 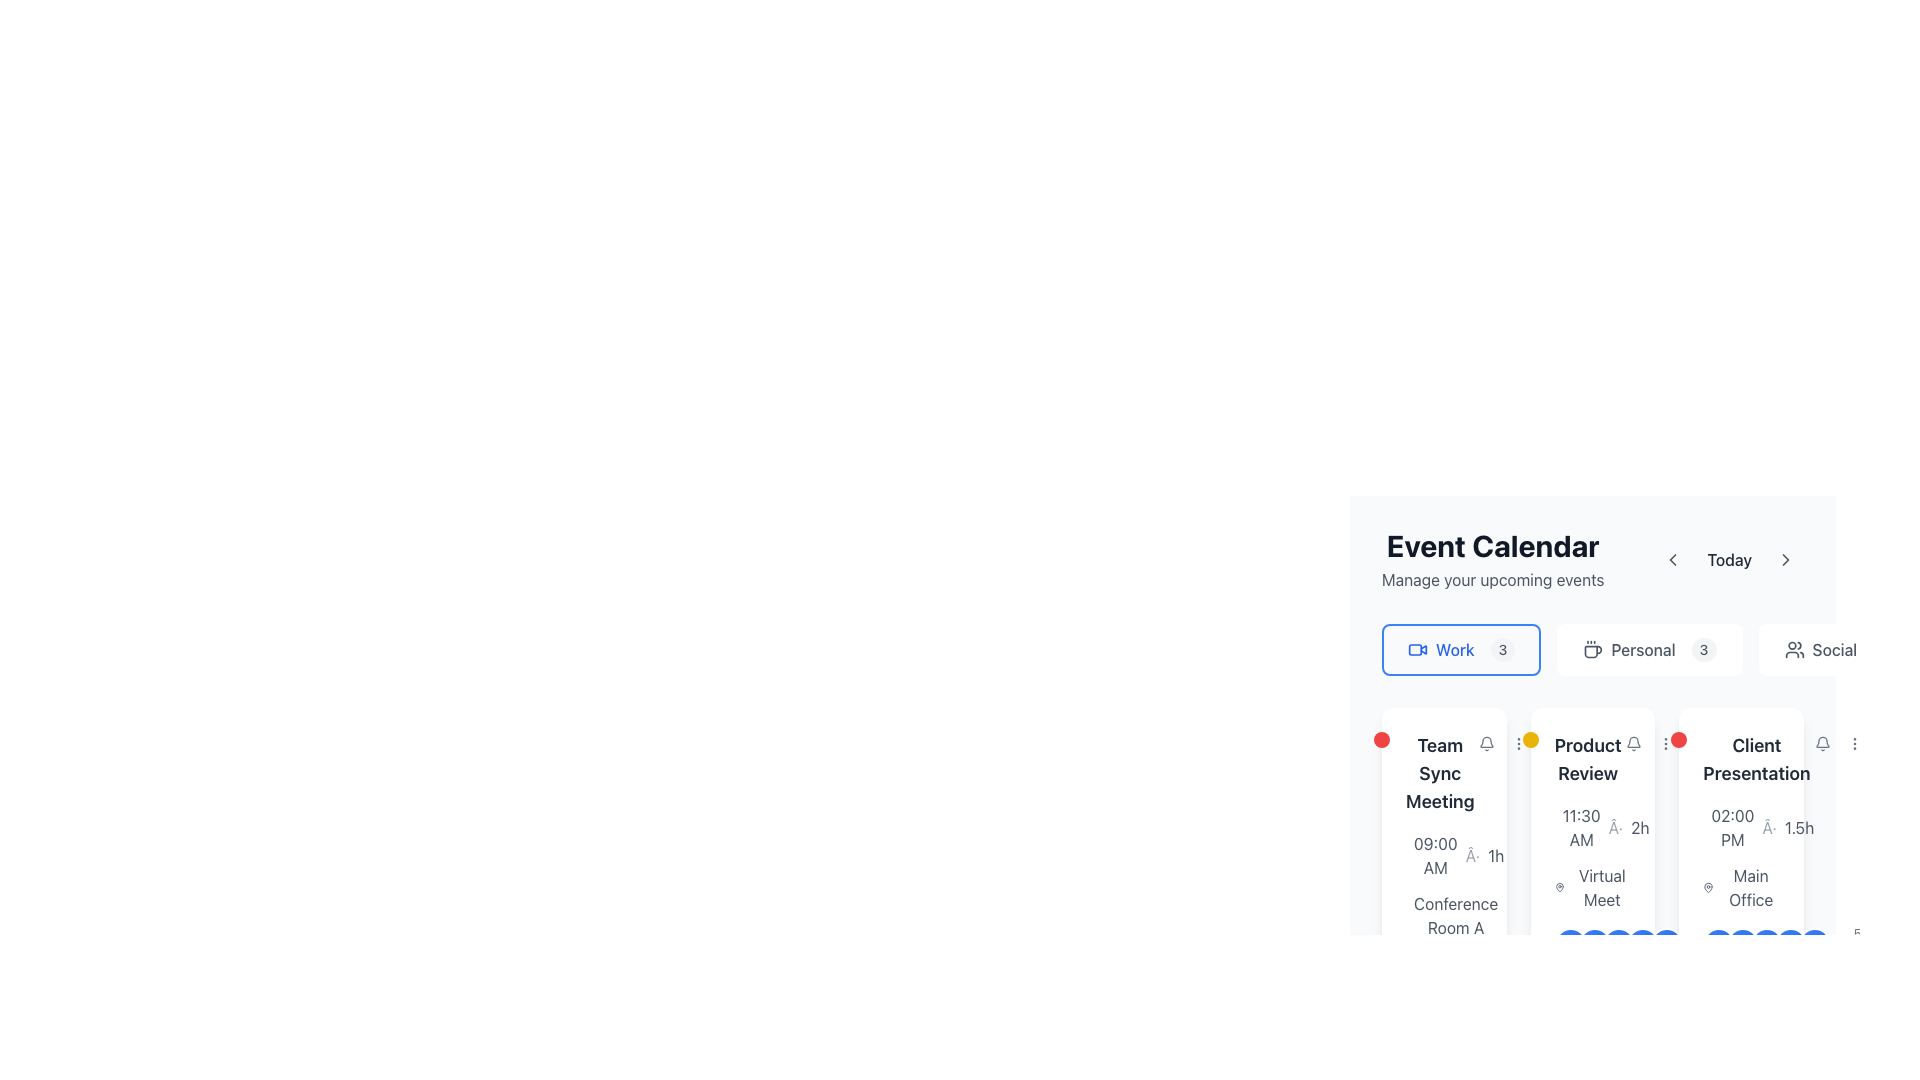 I want to click on the first circular button with a leftward chevron icon, so click(x=1673, y=559).